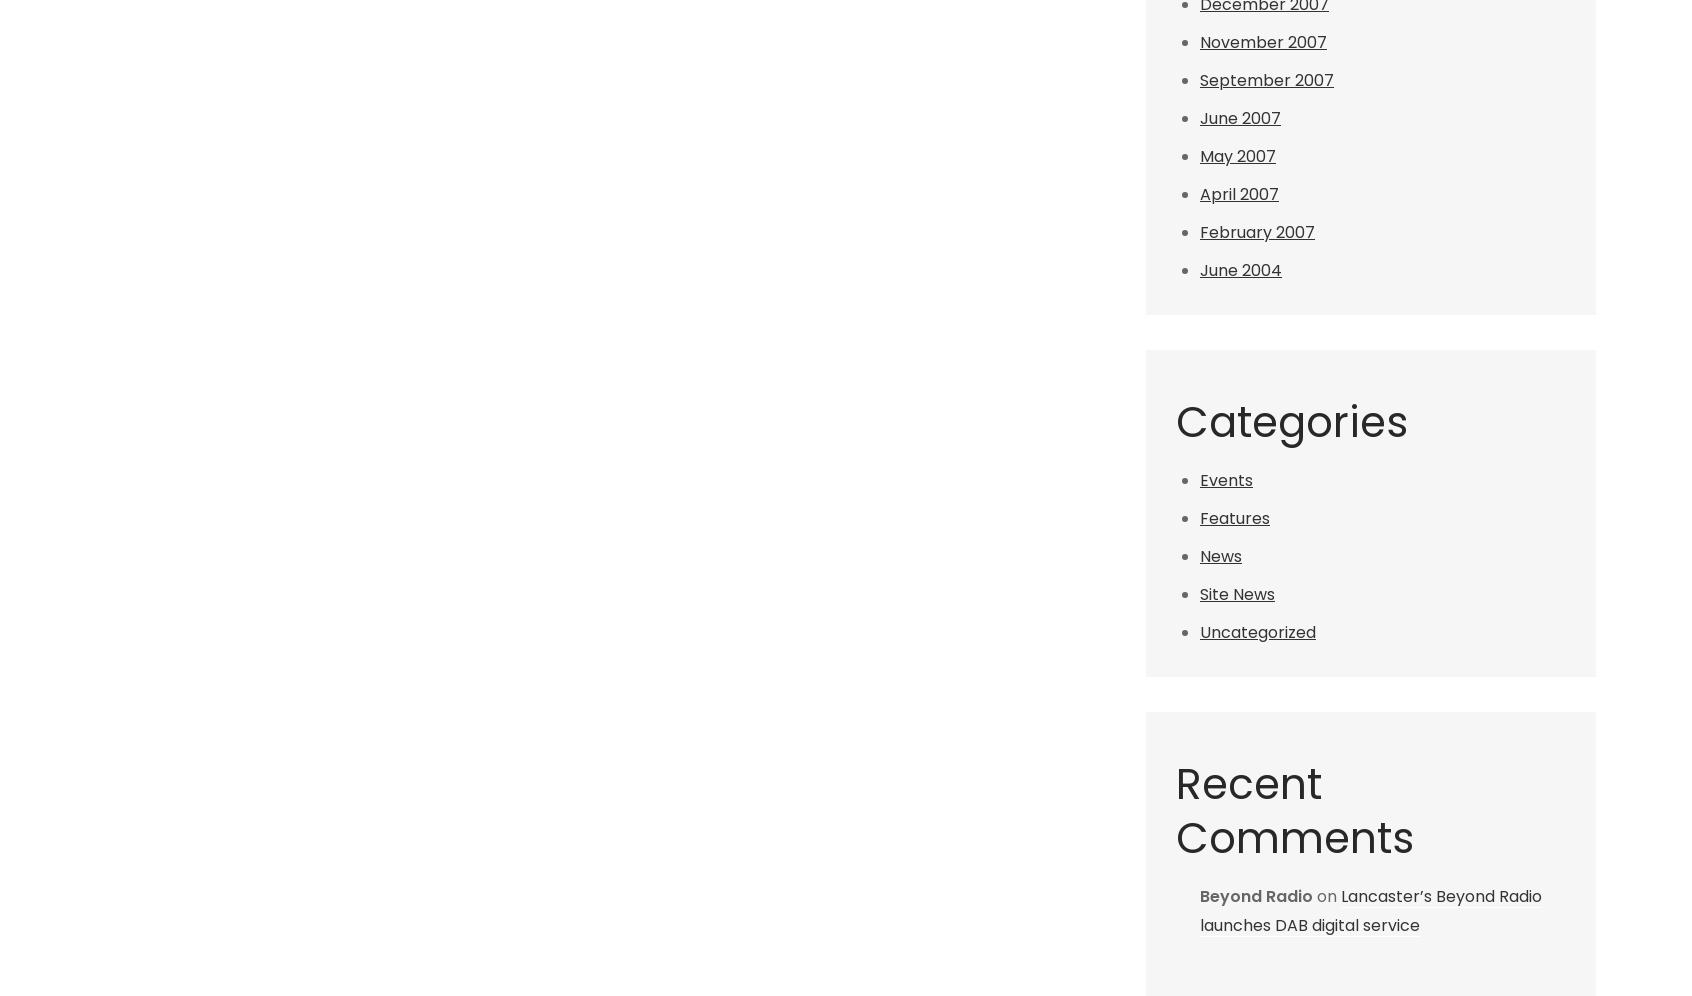 Image resolution: width=1692 pixels, height=996 pixels. What do you see at coordinates (1226, 478) in the screenshot?
I see `'Events'` at bounding box center [1226, 478].